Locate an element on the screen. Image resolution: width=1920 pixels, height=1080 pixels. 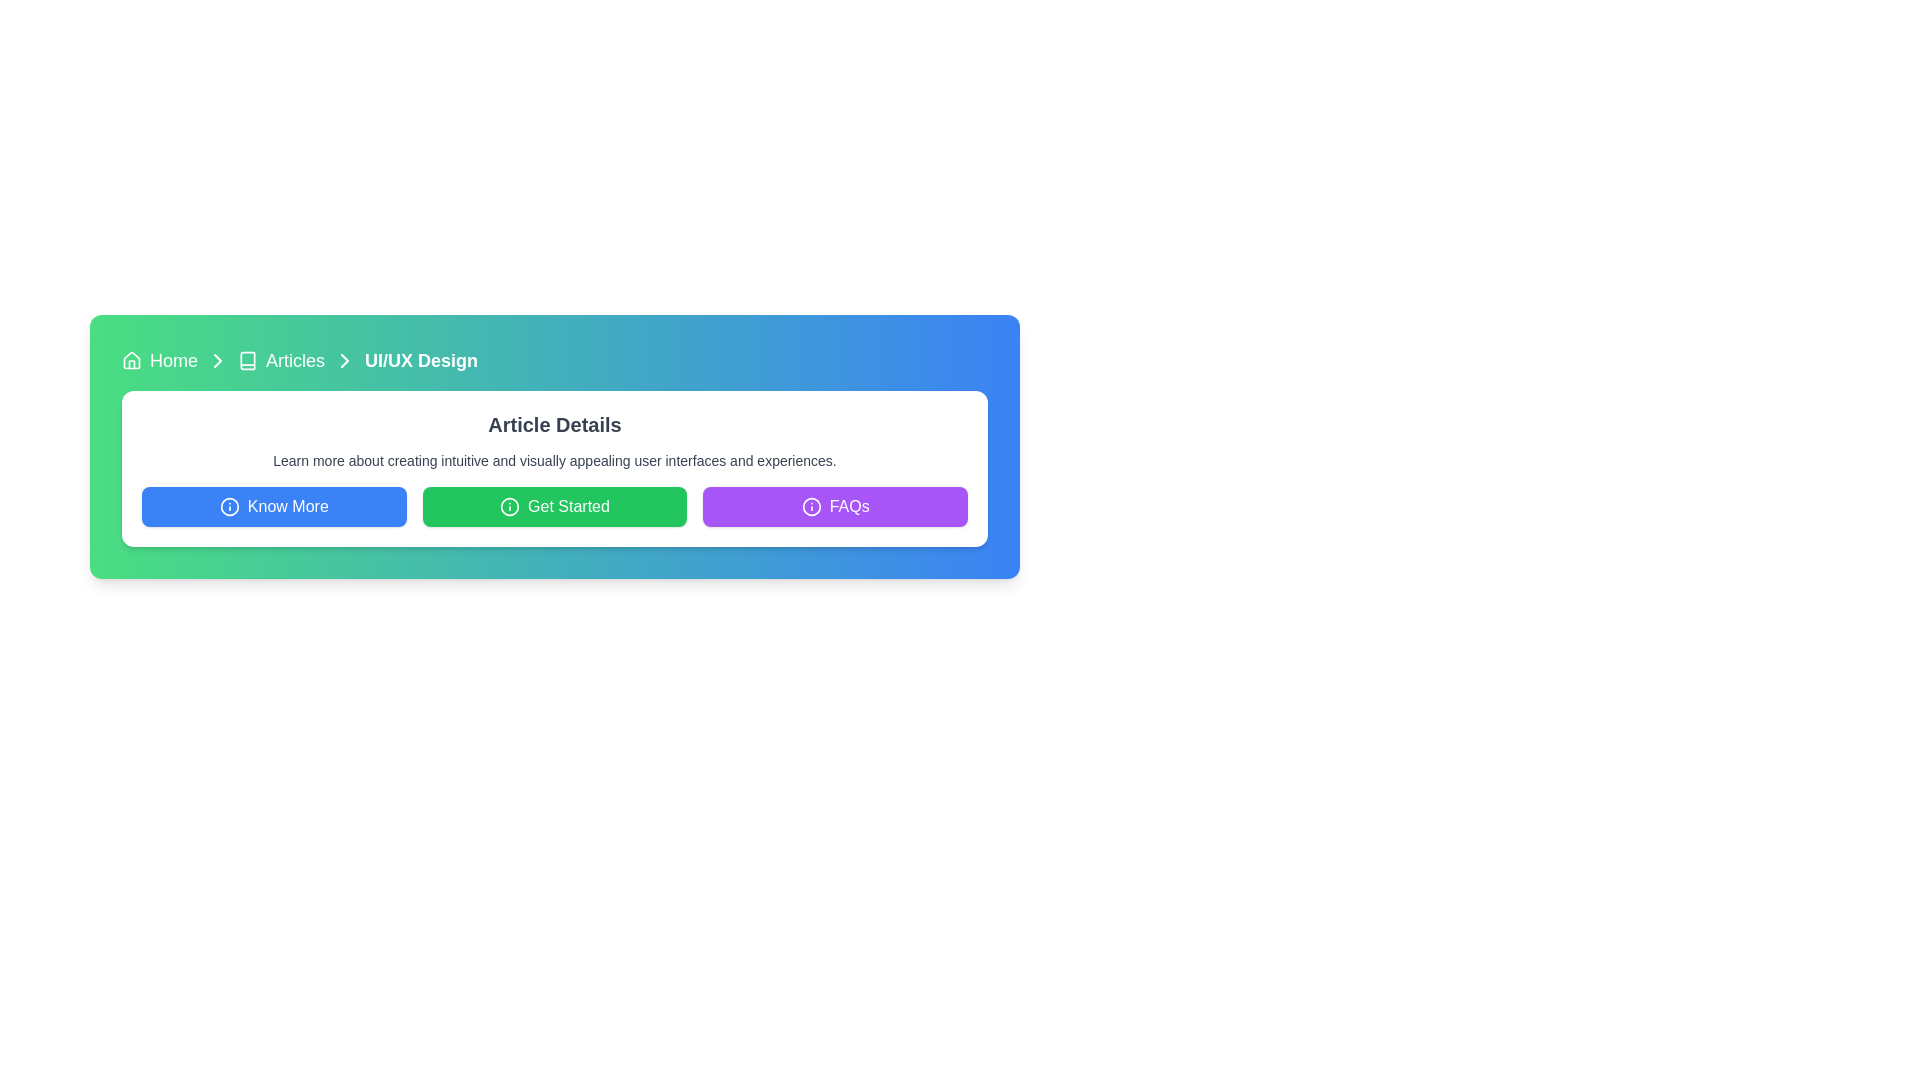
the 'Articles' icon in the breadcrumb navigation bar is located at coordinates (247, 361).